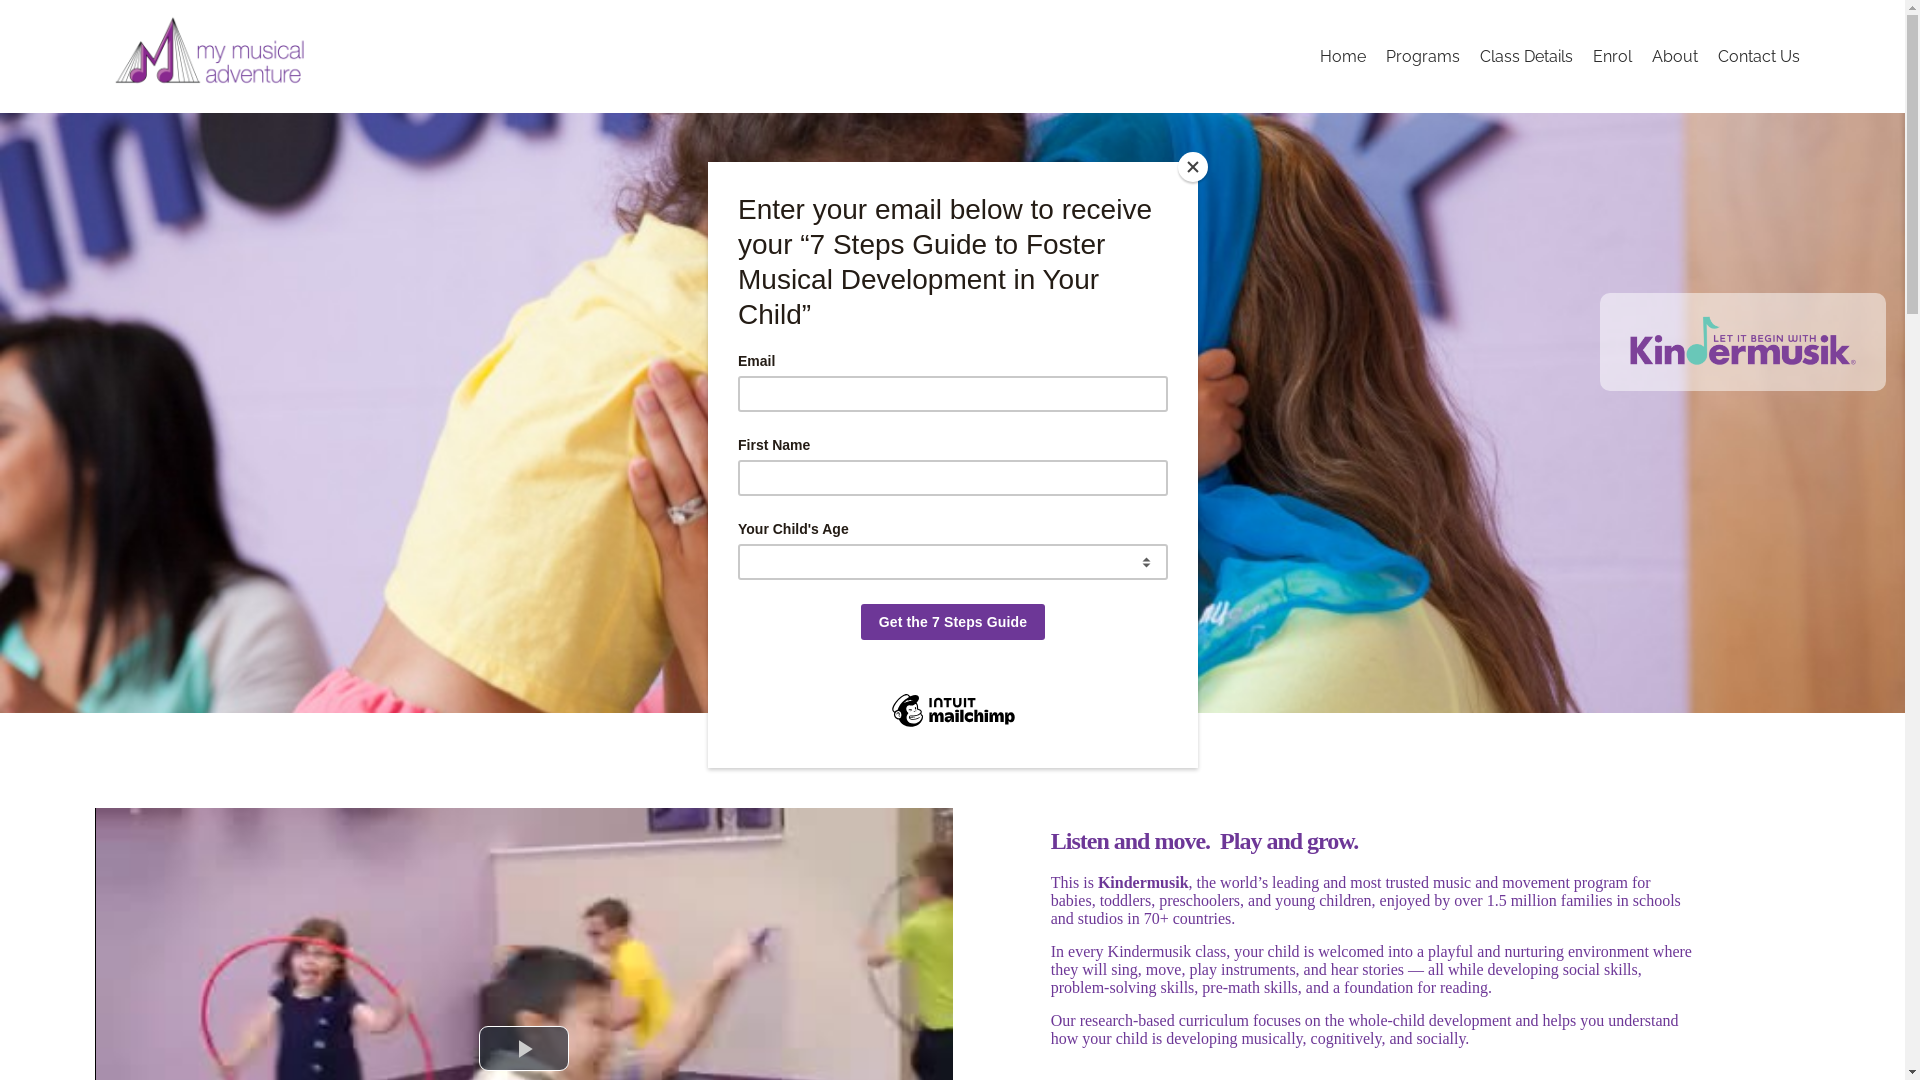  I want to click on 'Class Details', so click(1525, 55).